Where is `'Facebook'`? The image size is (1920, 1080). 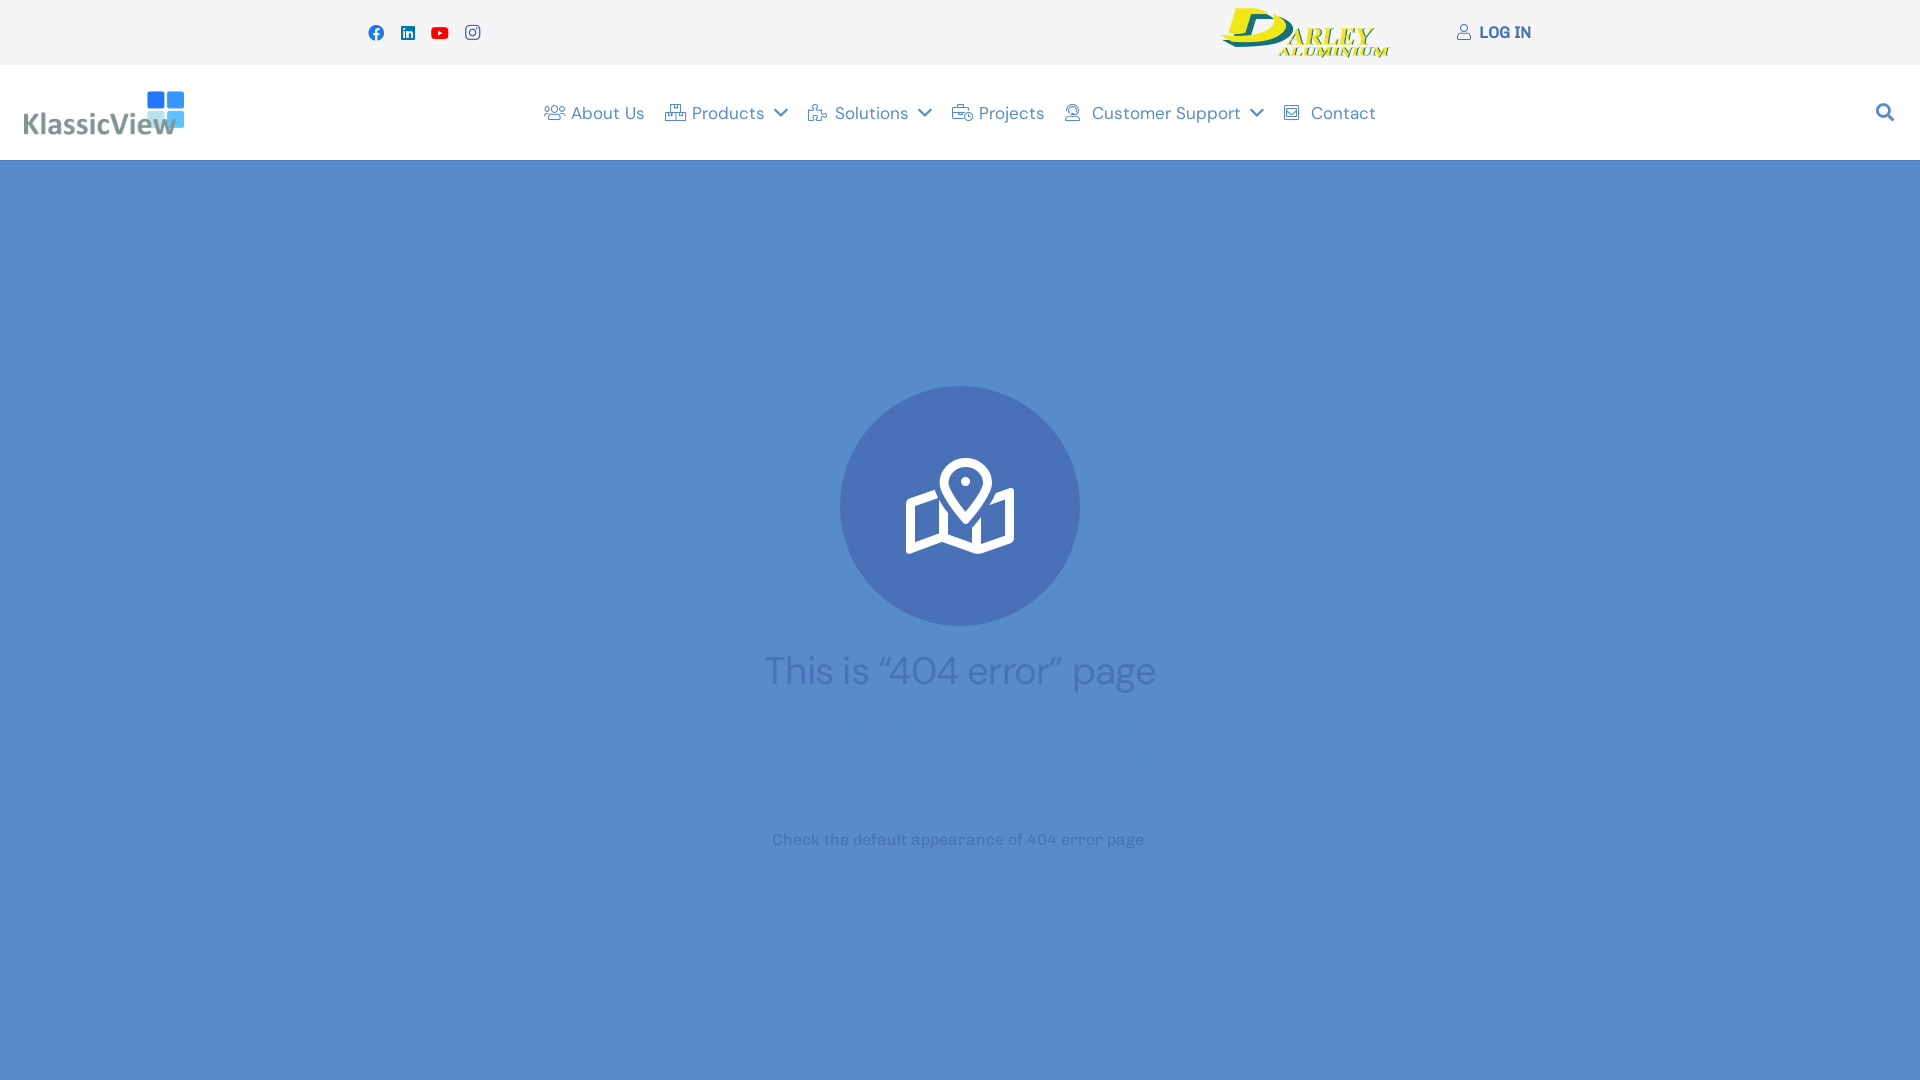
'Facebook' is located at coordinates (375, 31).